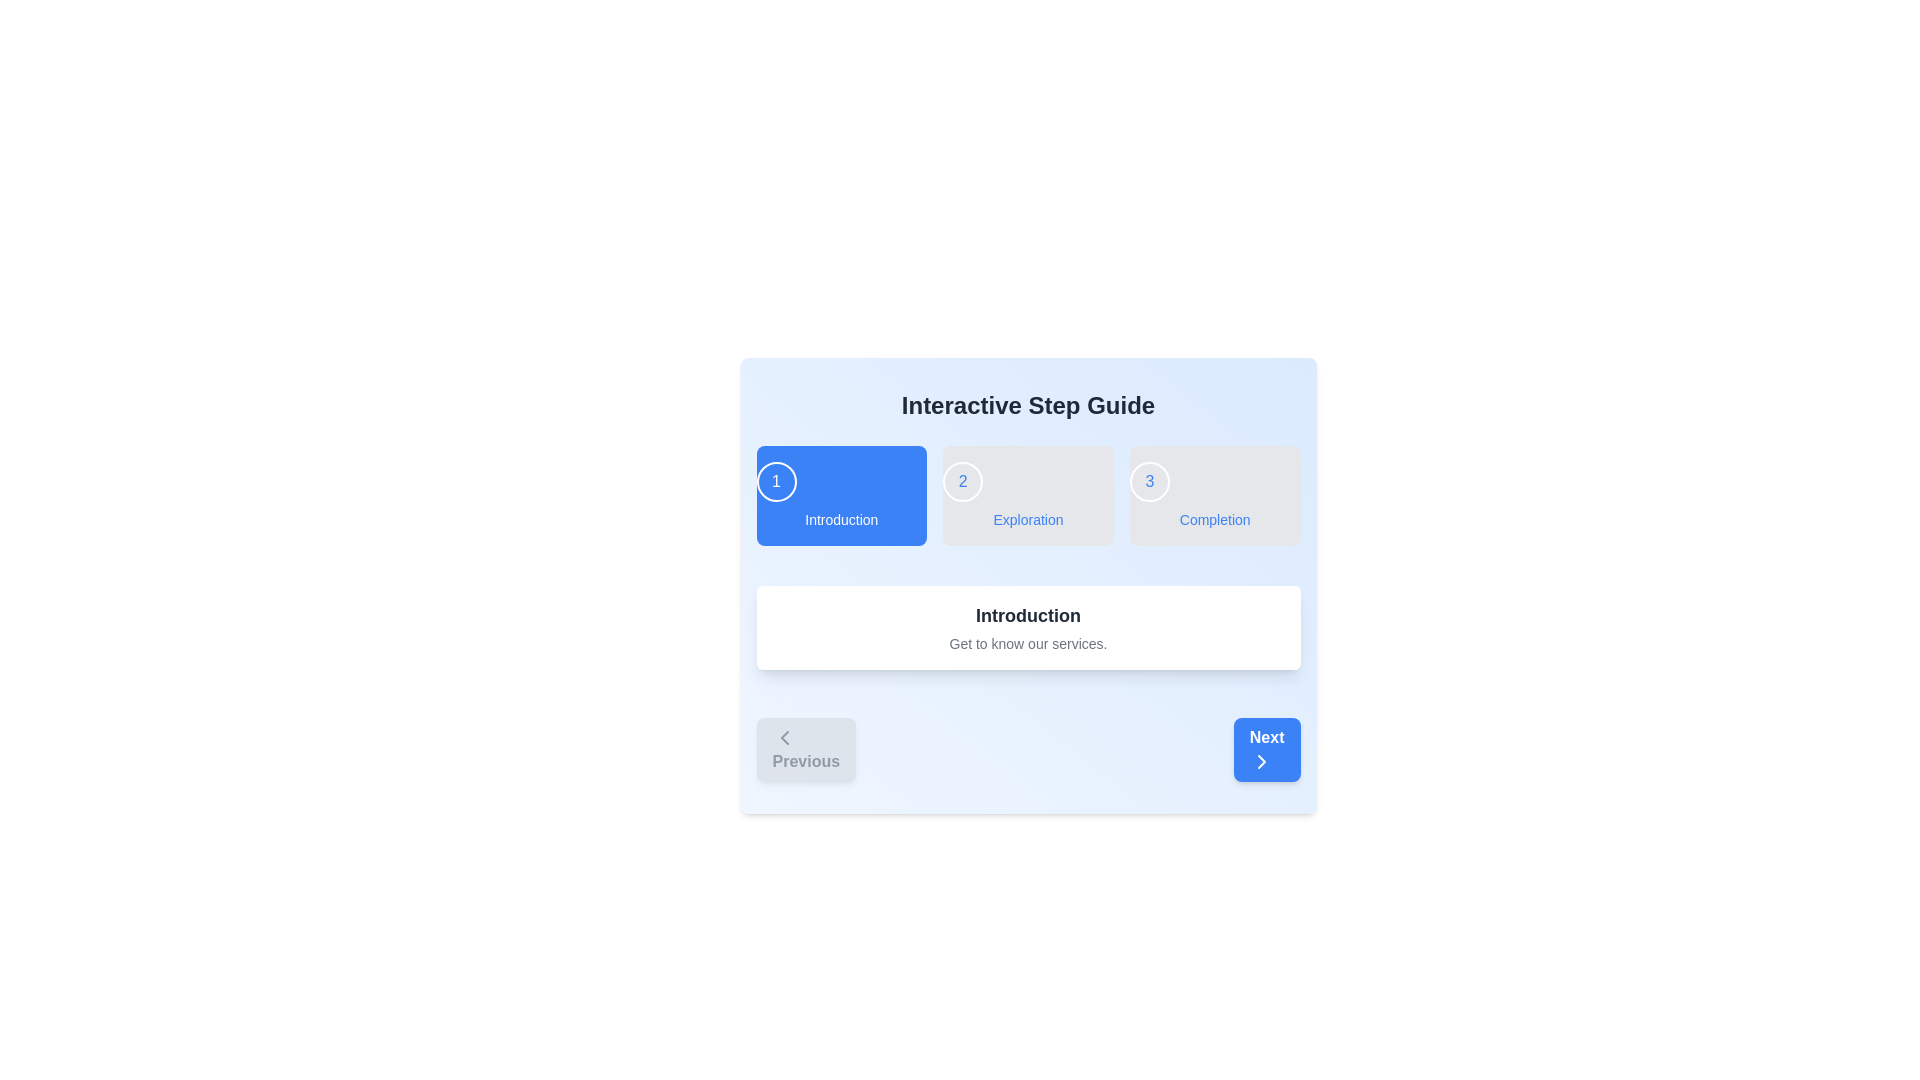  What do you see at coordinates (1149, 482) in the screenshot?
I see `the third step indicator in the step-by-step guide, located to the right of '1 Introduction' and '2 Exploration', for guidance` at bounding box center [1149, 482].